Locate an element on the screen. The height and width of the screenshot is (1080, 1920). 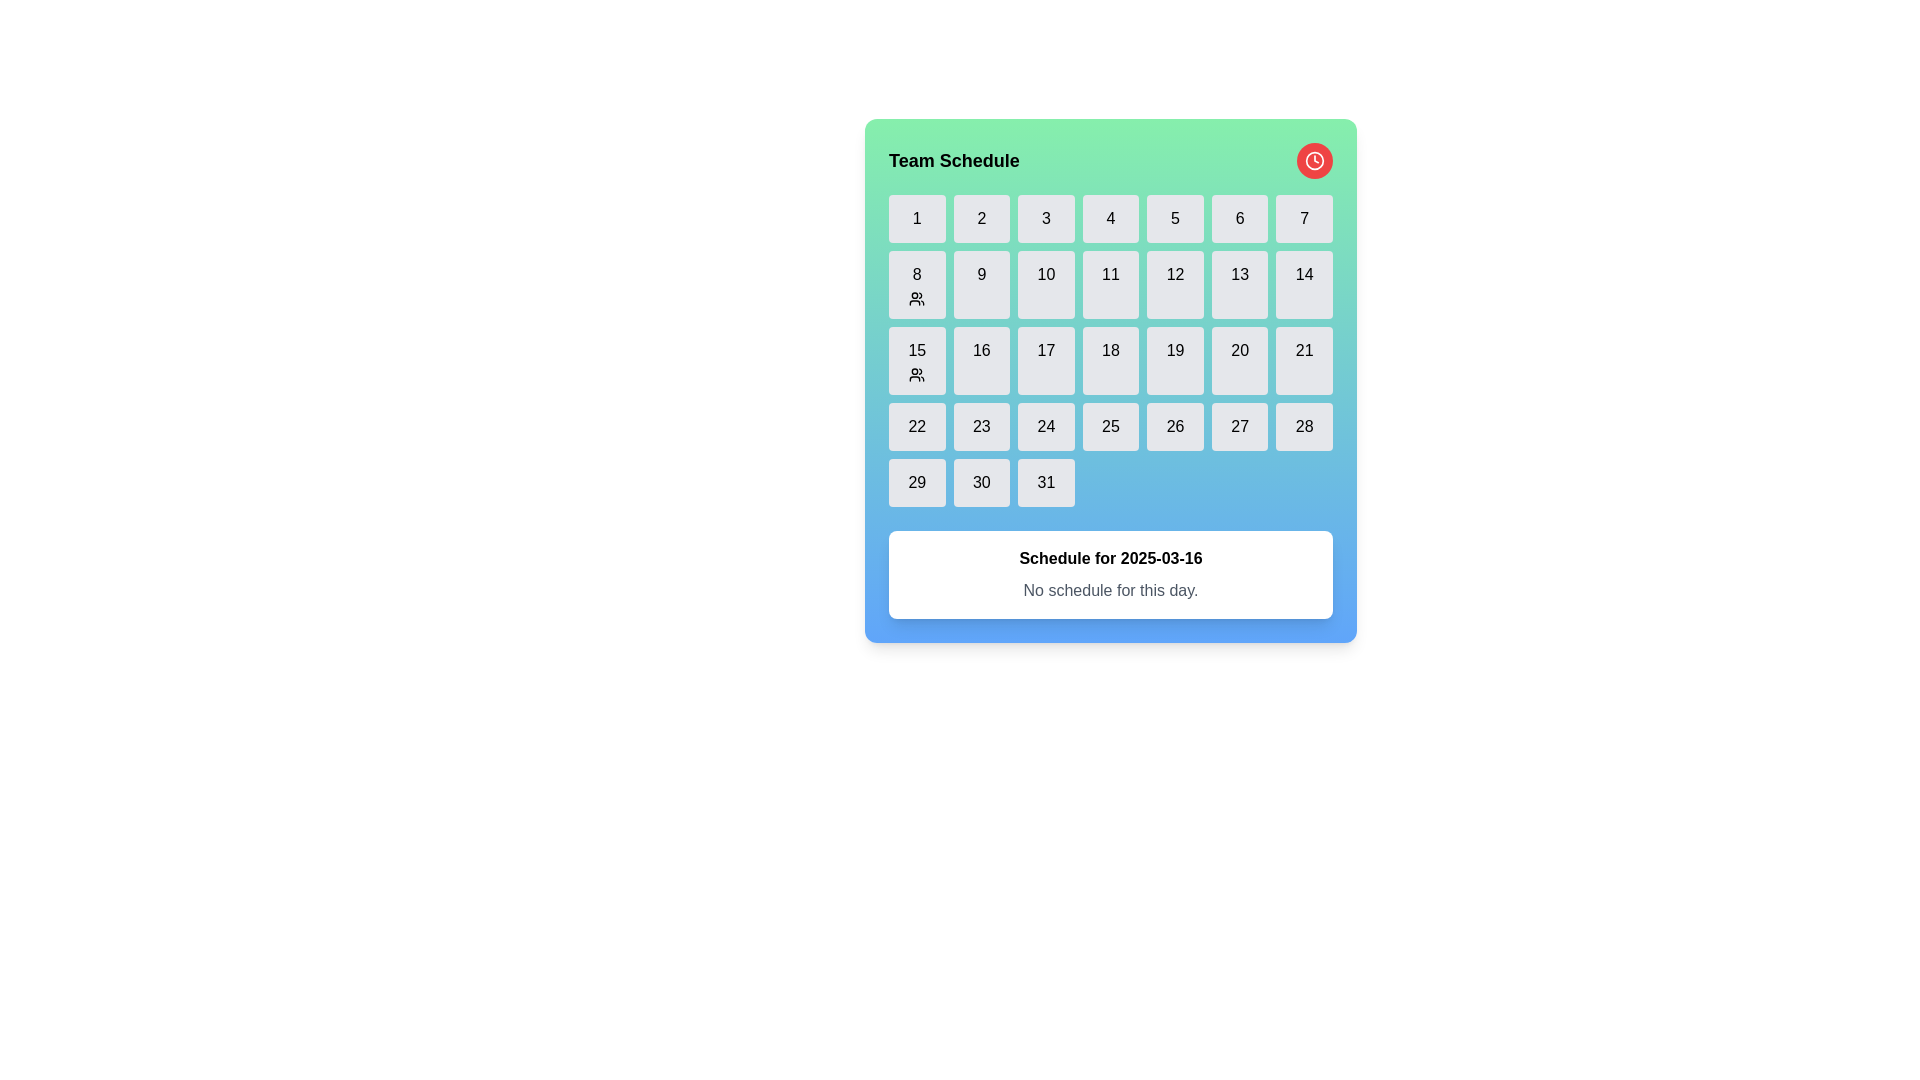
the selectable calendar day box displaying the number '30', which is located in the bottom row of the calendar grid between '29' and '31' is located at coordinates (981, 482).